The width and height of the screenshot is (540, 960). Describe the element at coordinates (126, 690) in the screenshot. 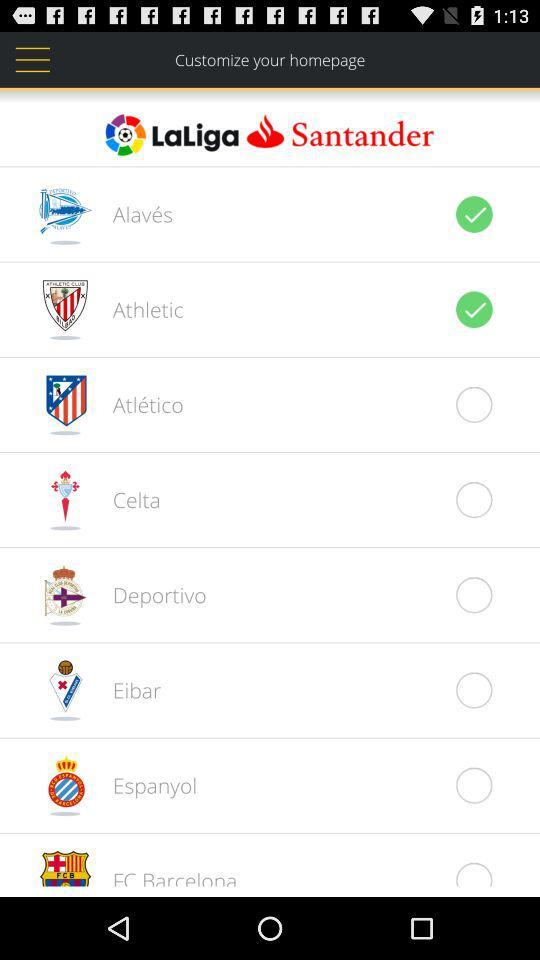

I see `eibar item` at that location.